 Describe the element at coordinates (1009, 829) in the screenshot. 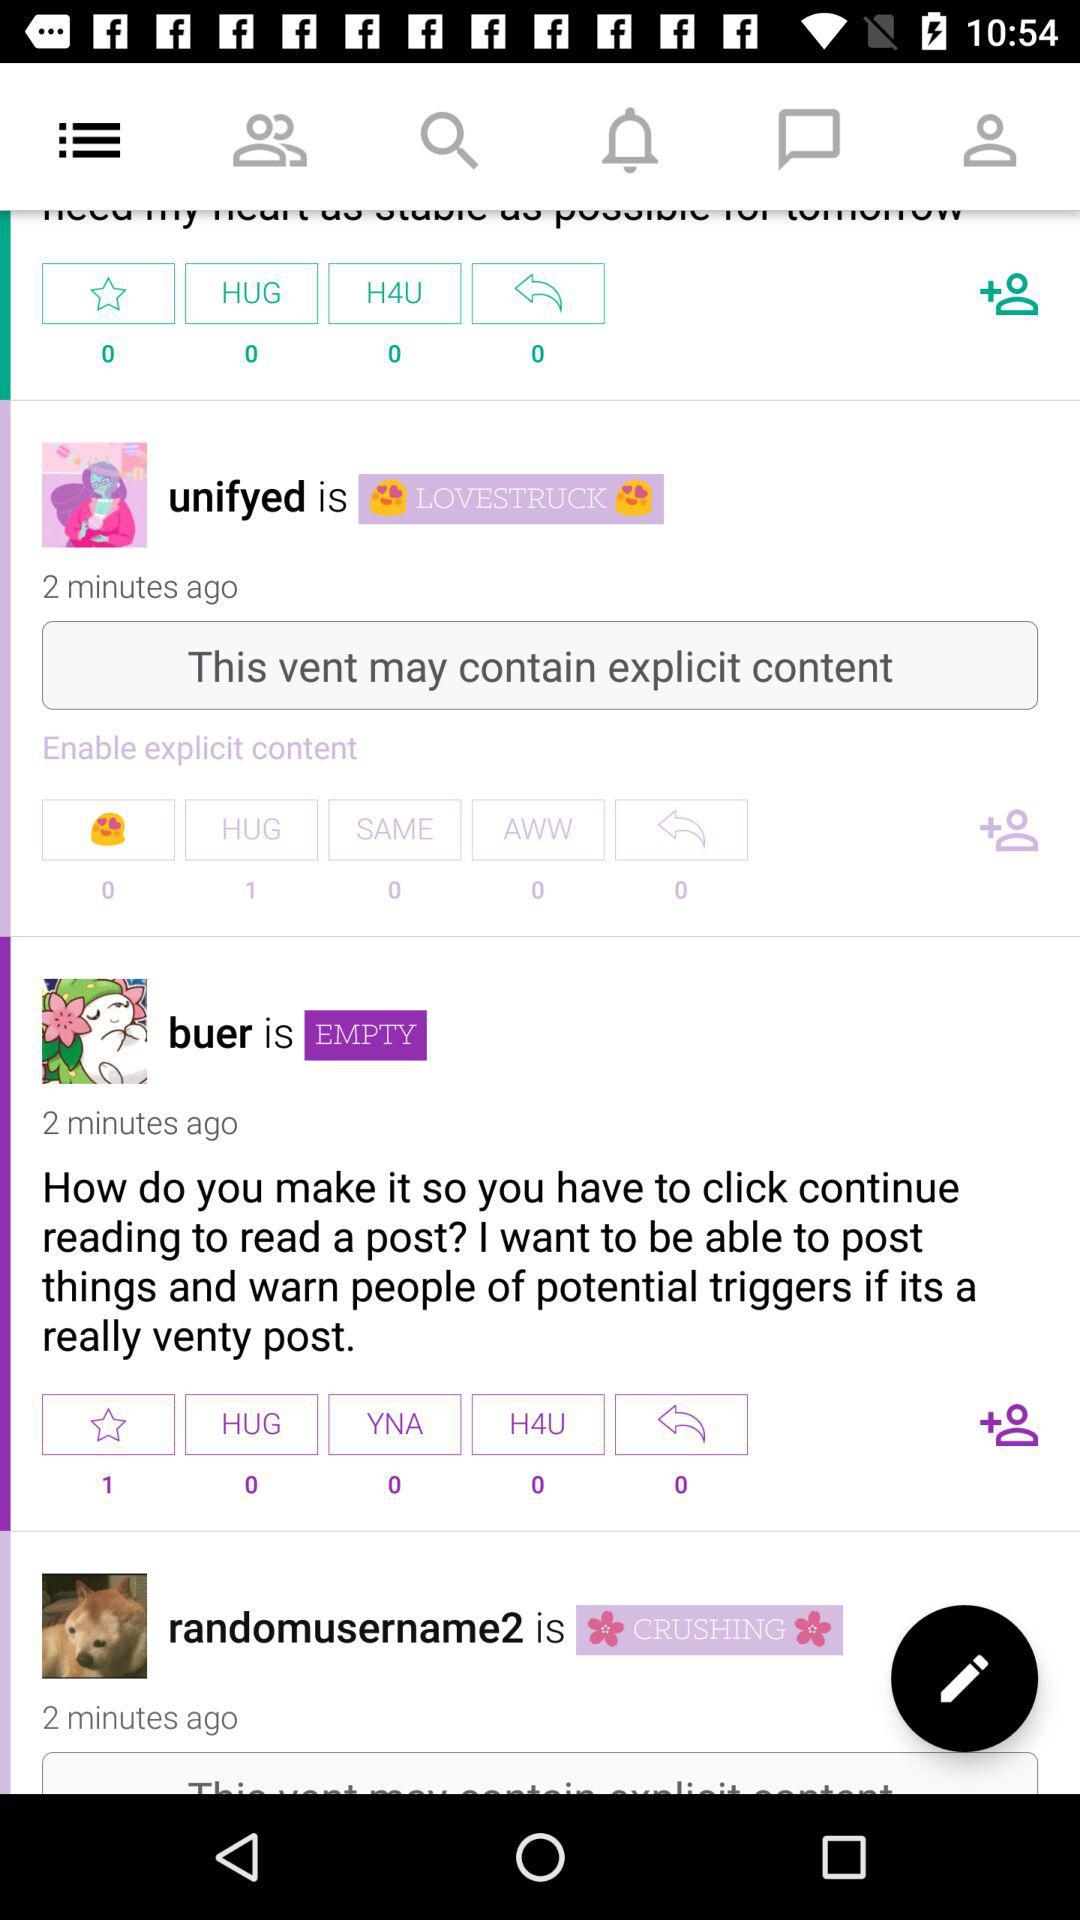

I see `number of followers` at that location.